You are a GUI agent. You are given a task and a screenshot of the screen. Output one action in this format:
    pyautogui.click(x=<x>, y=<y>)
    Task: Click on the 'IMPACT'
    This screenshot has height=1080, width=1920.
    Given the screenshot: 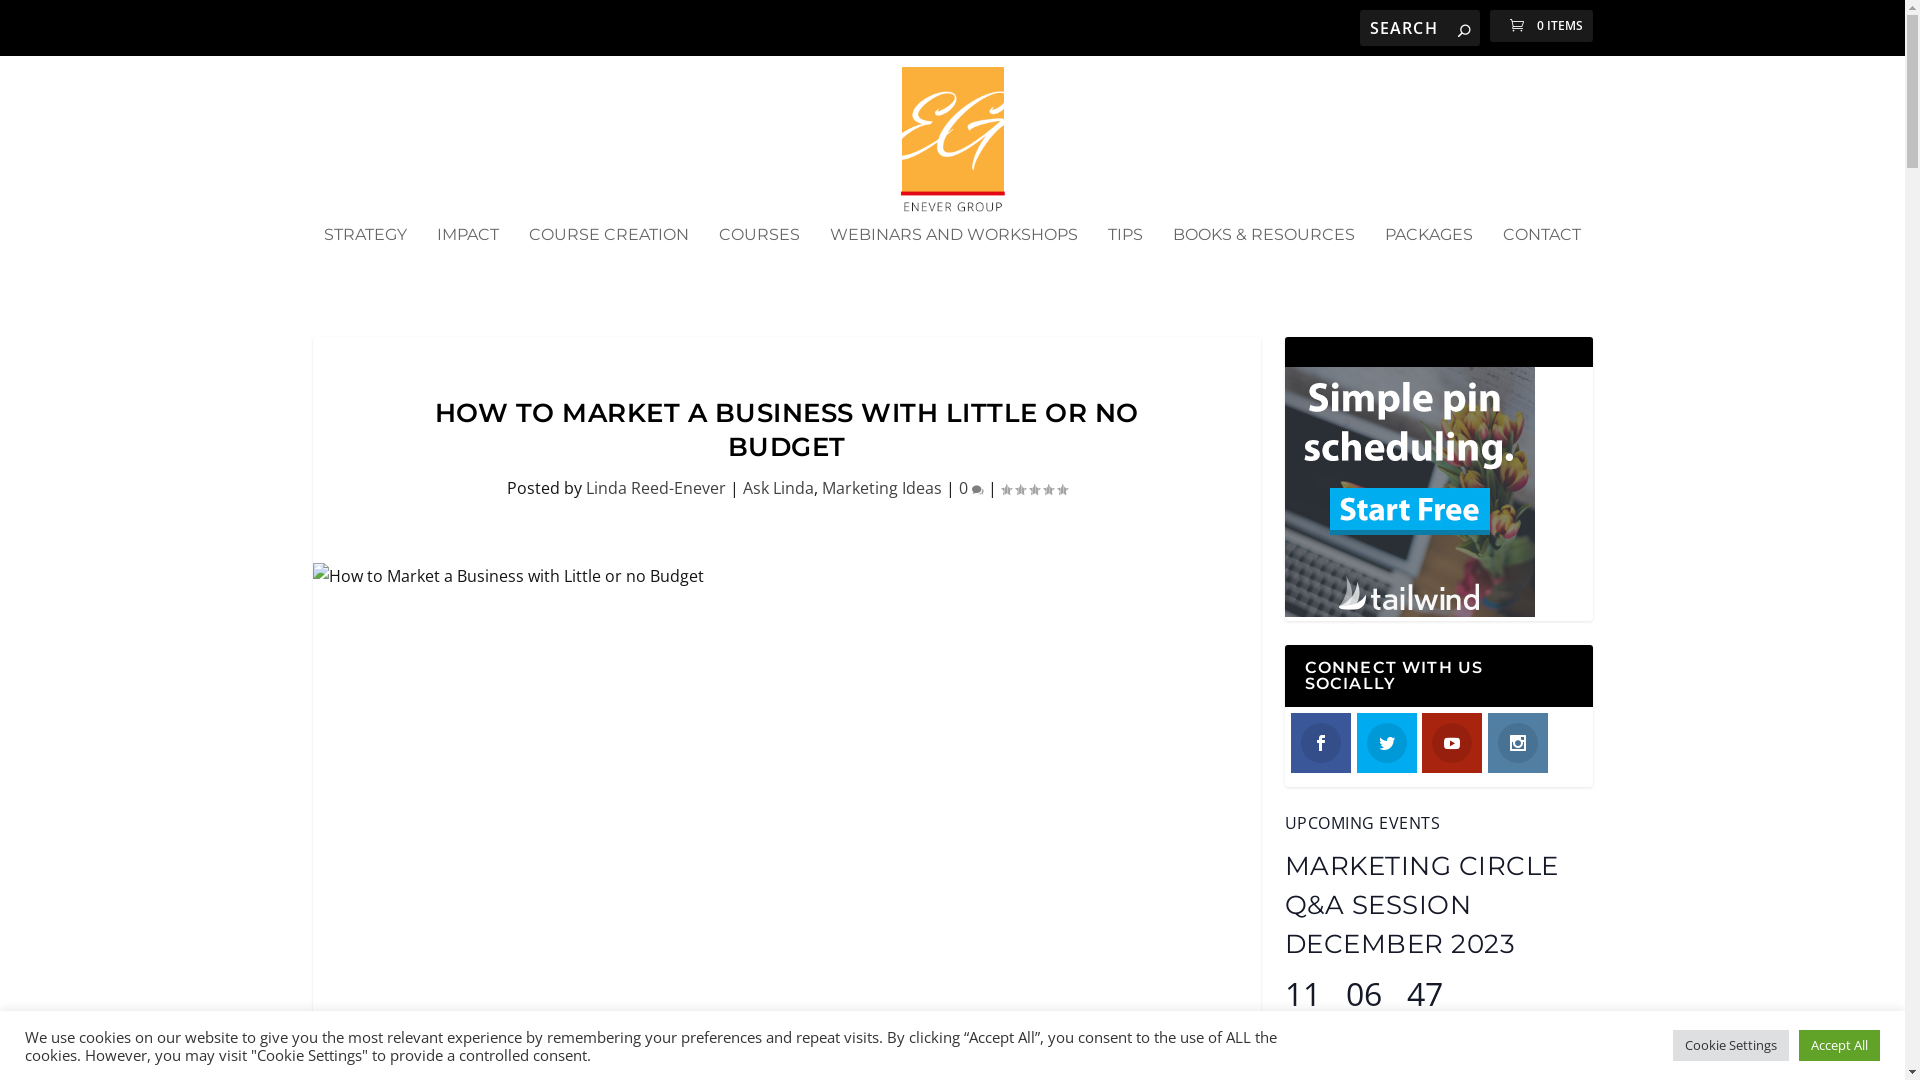 What is the action you would take?
    pyautogui.click(x=466, y=261)
    